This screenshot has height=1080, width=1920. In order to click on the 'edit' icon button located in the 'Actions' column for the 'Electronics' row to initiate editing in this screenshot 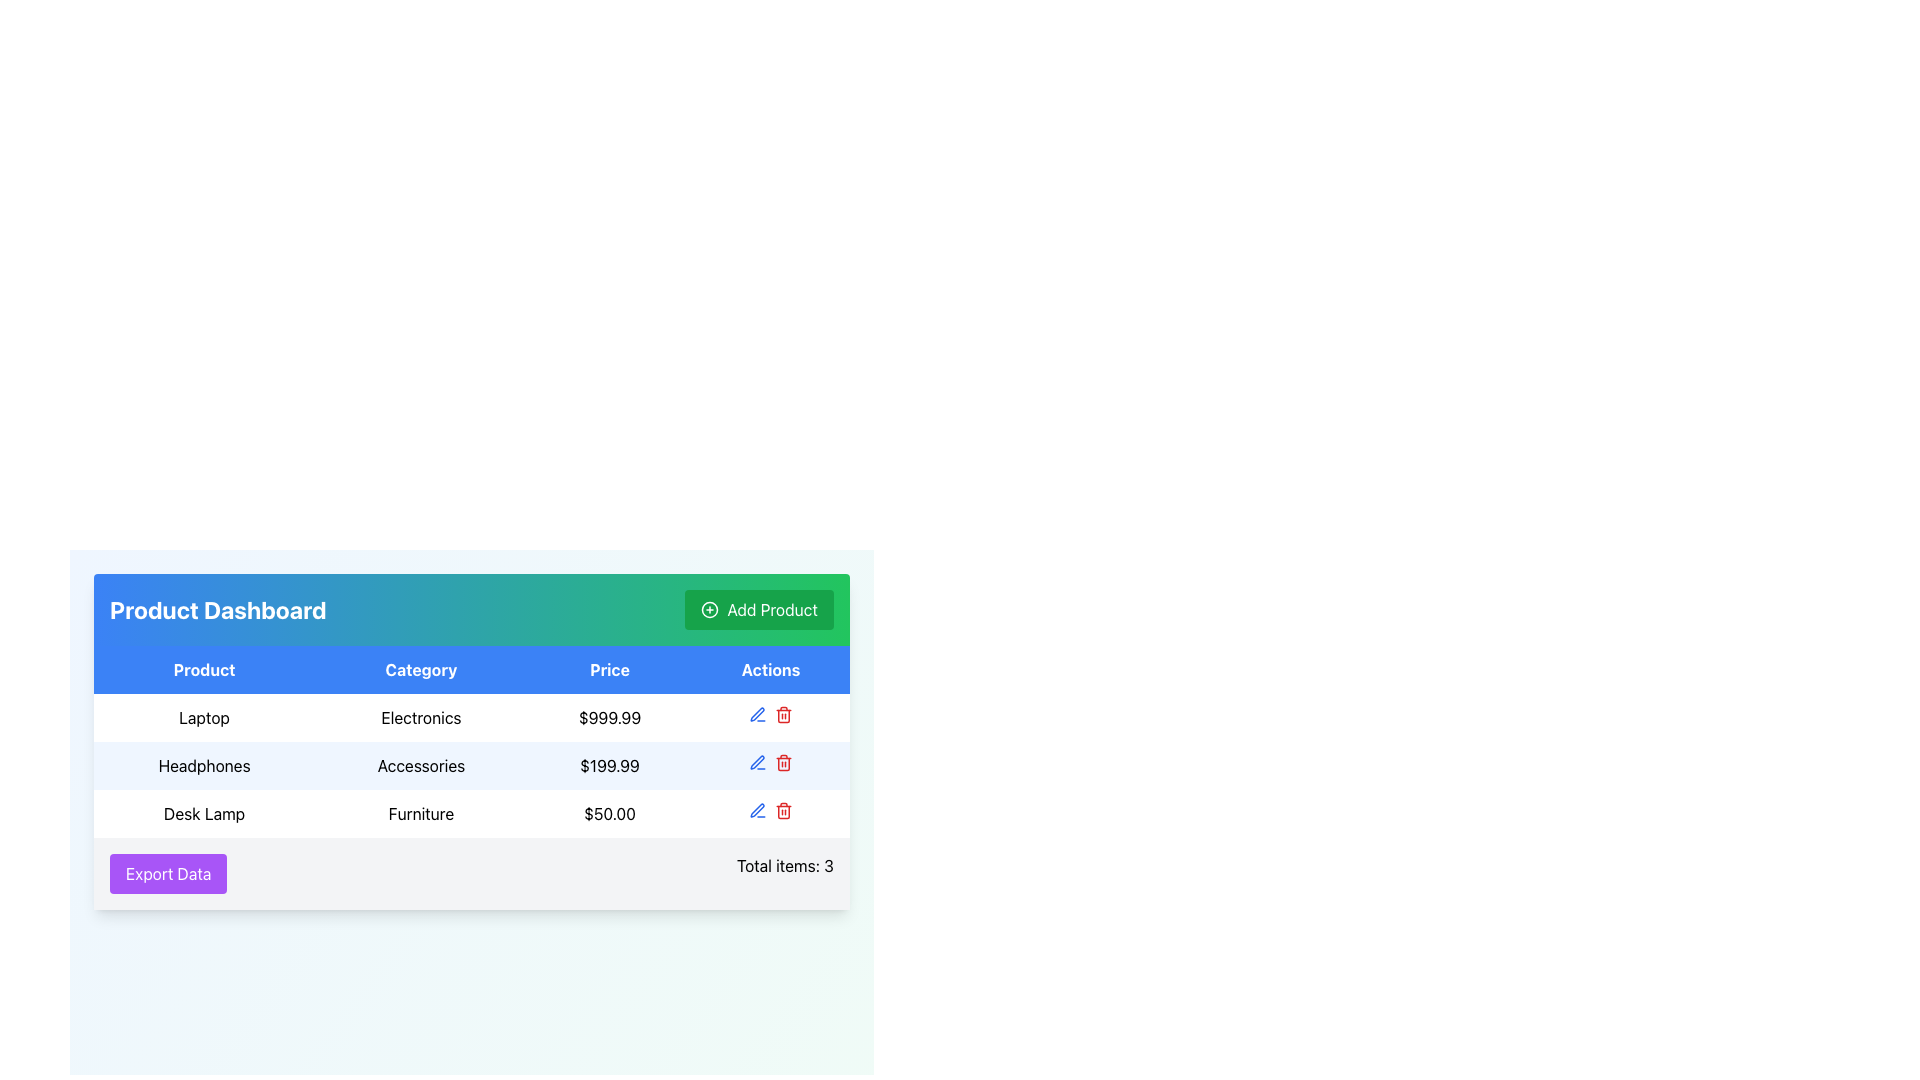, I will do `click(757, 713)`.